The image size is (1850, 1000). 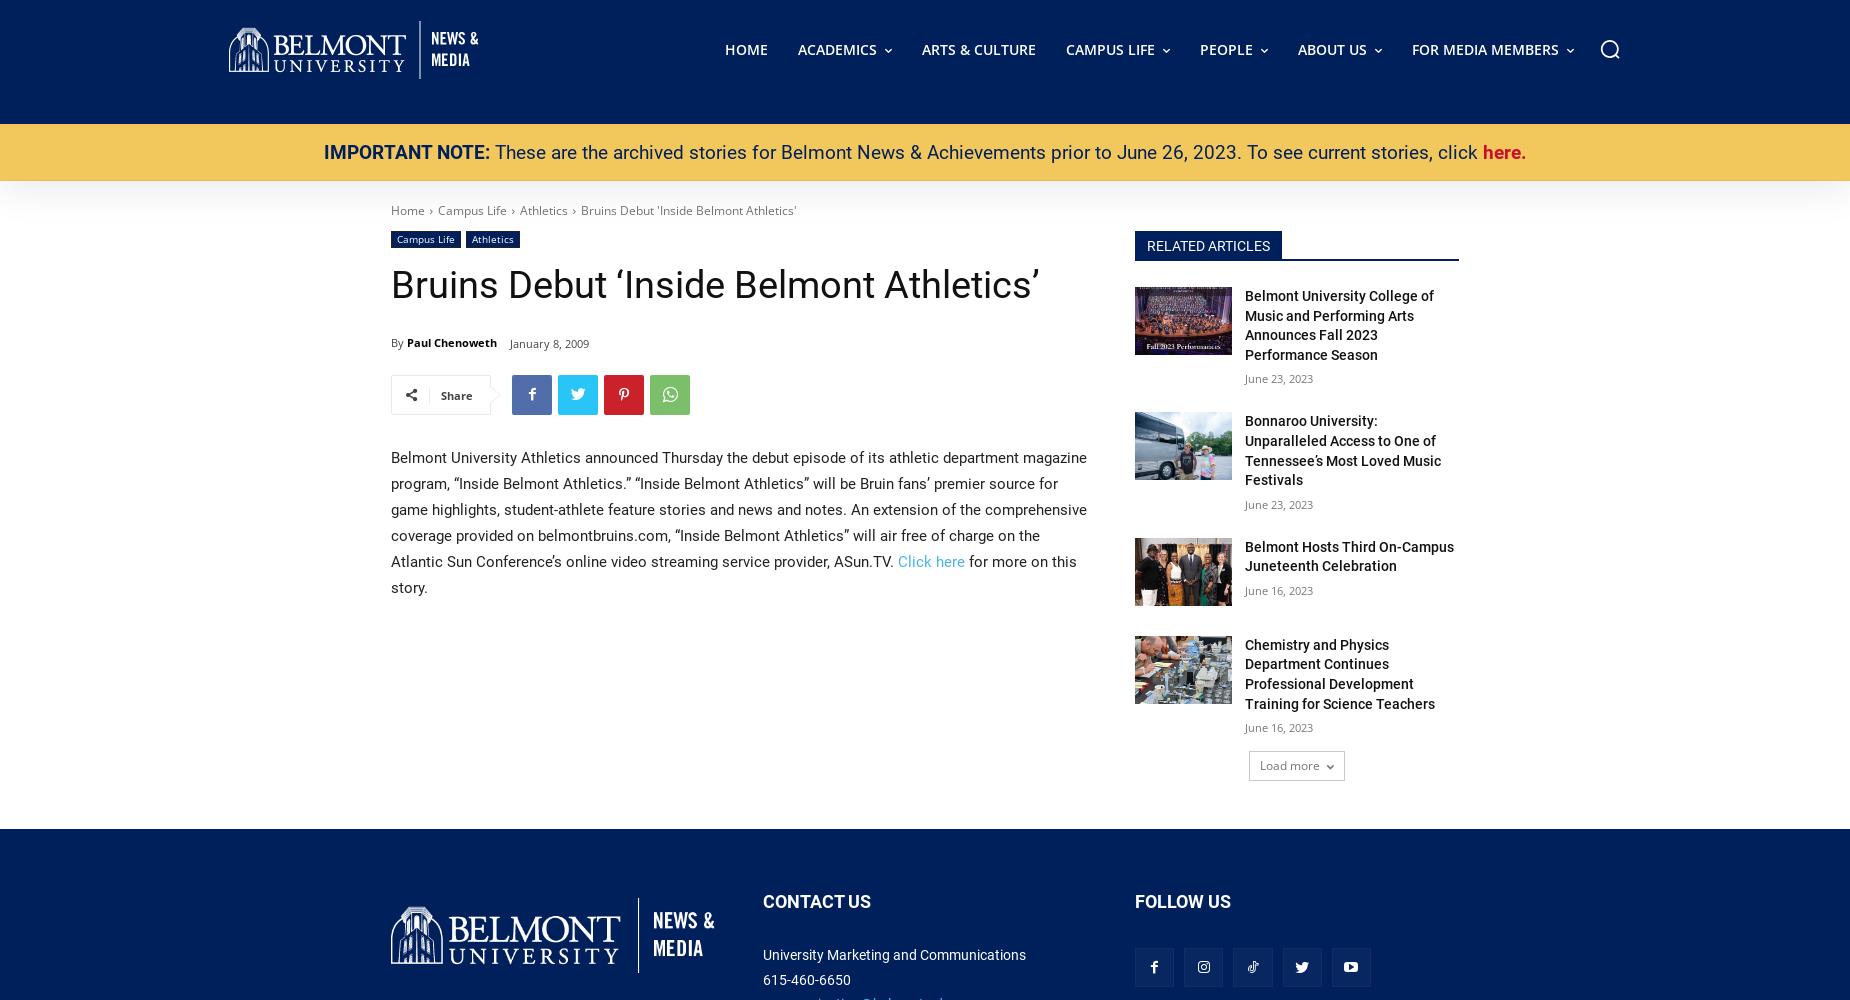 What do you see at coordinates (1207, 245) in the screenshot?
I see `'Related Articles'` at bounding box center [1207, 245].